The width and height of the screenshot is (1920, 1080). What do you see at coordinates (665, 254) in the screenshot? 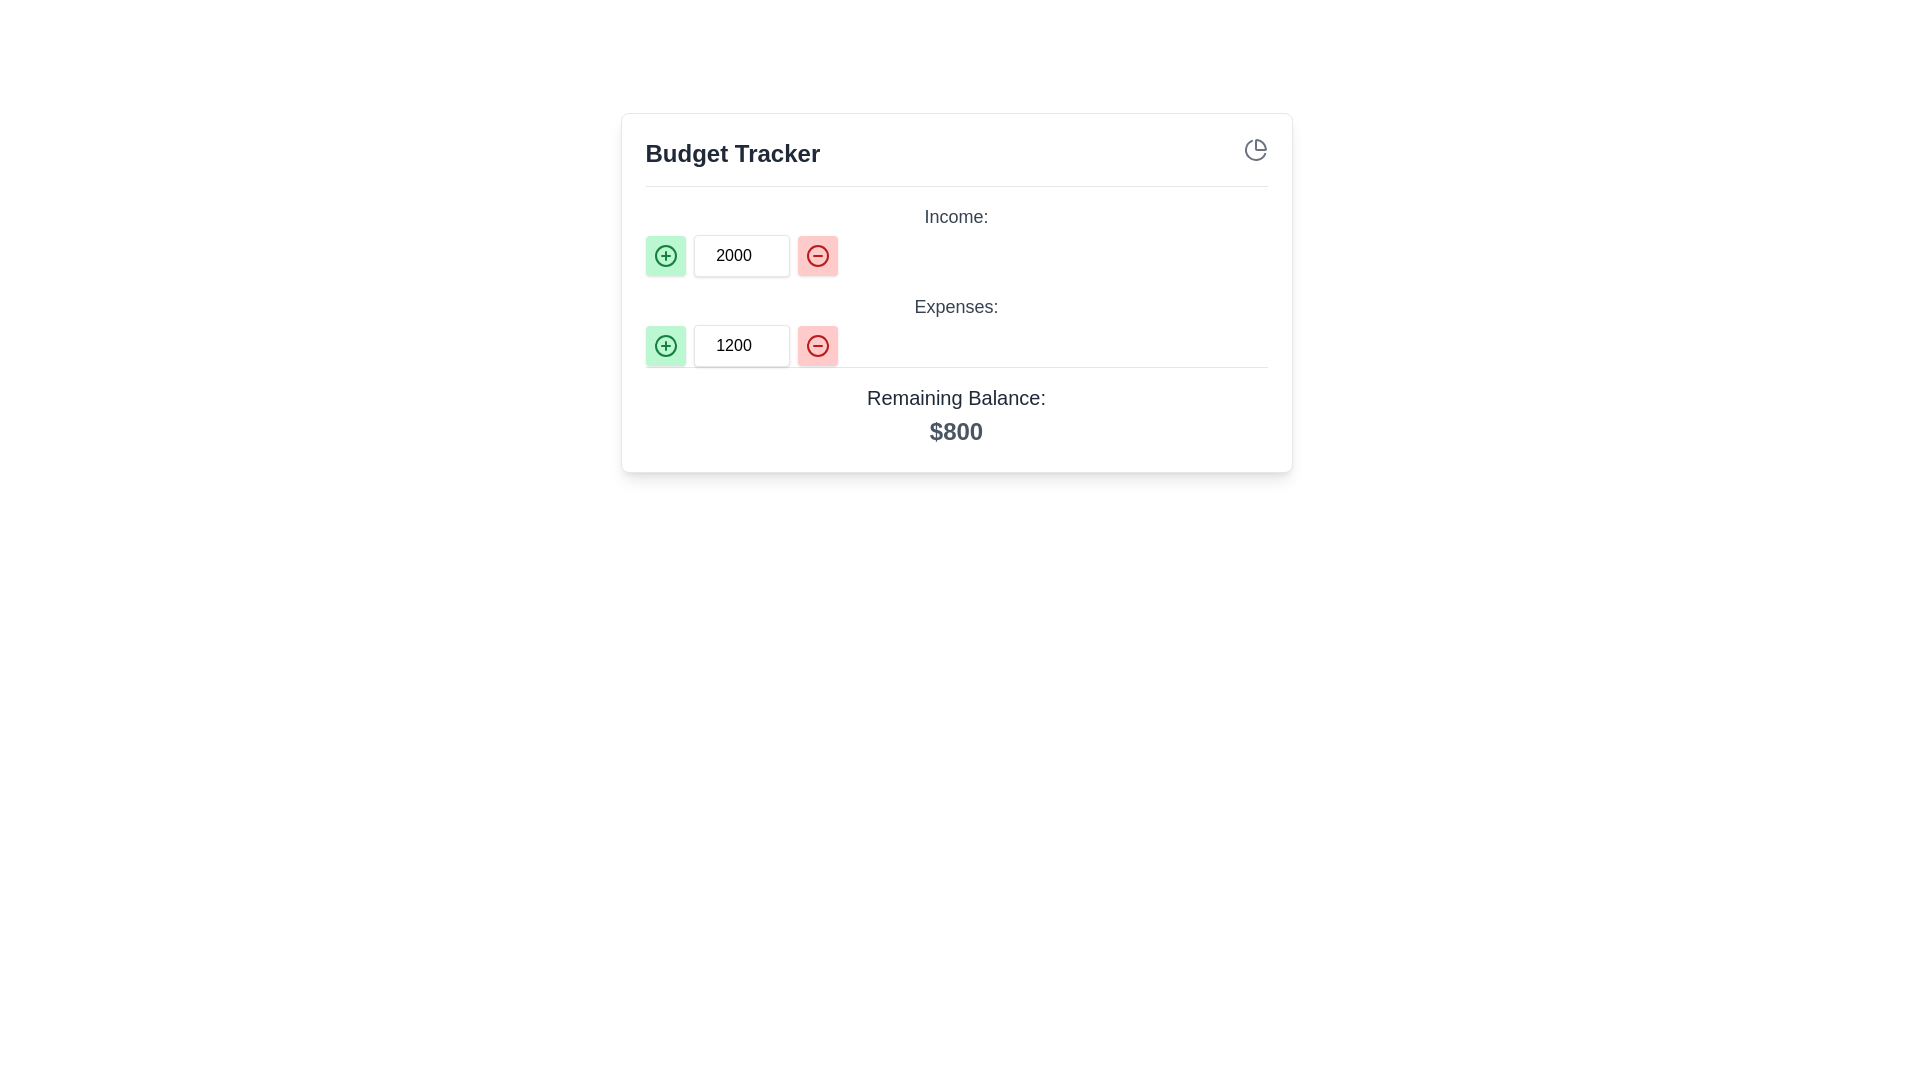
I see `the first button in the second row of the Budget Tracker` at bounding box center [665, 254].